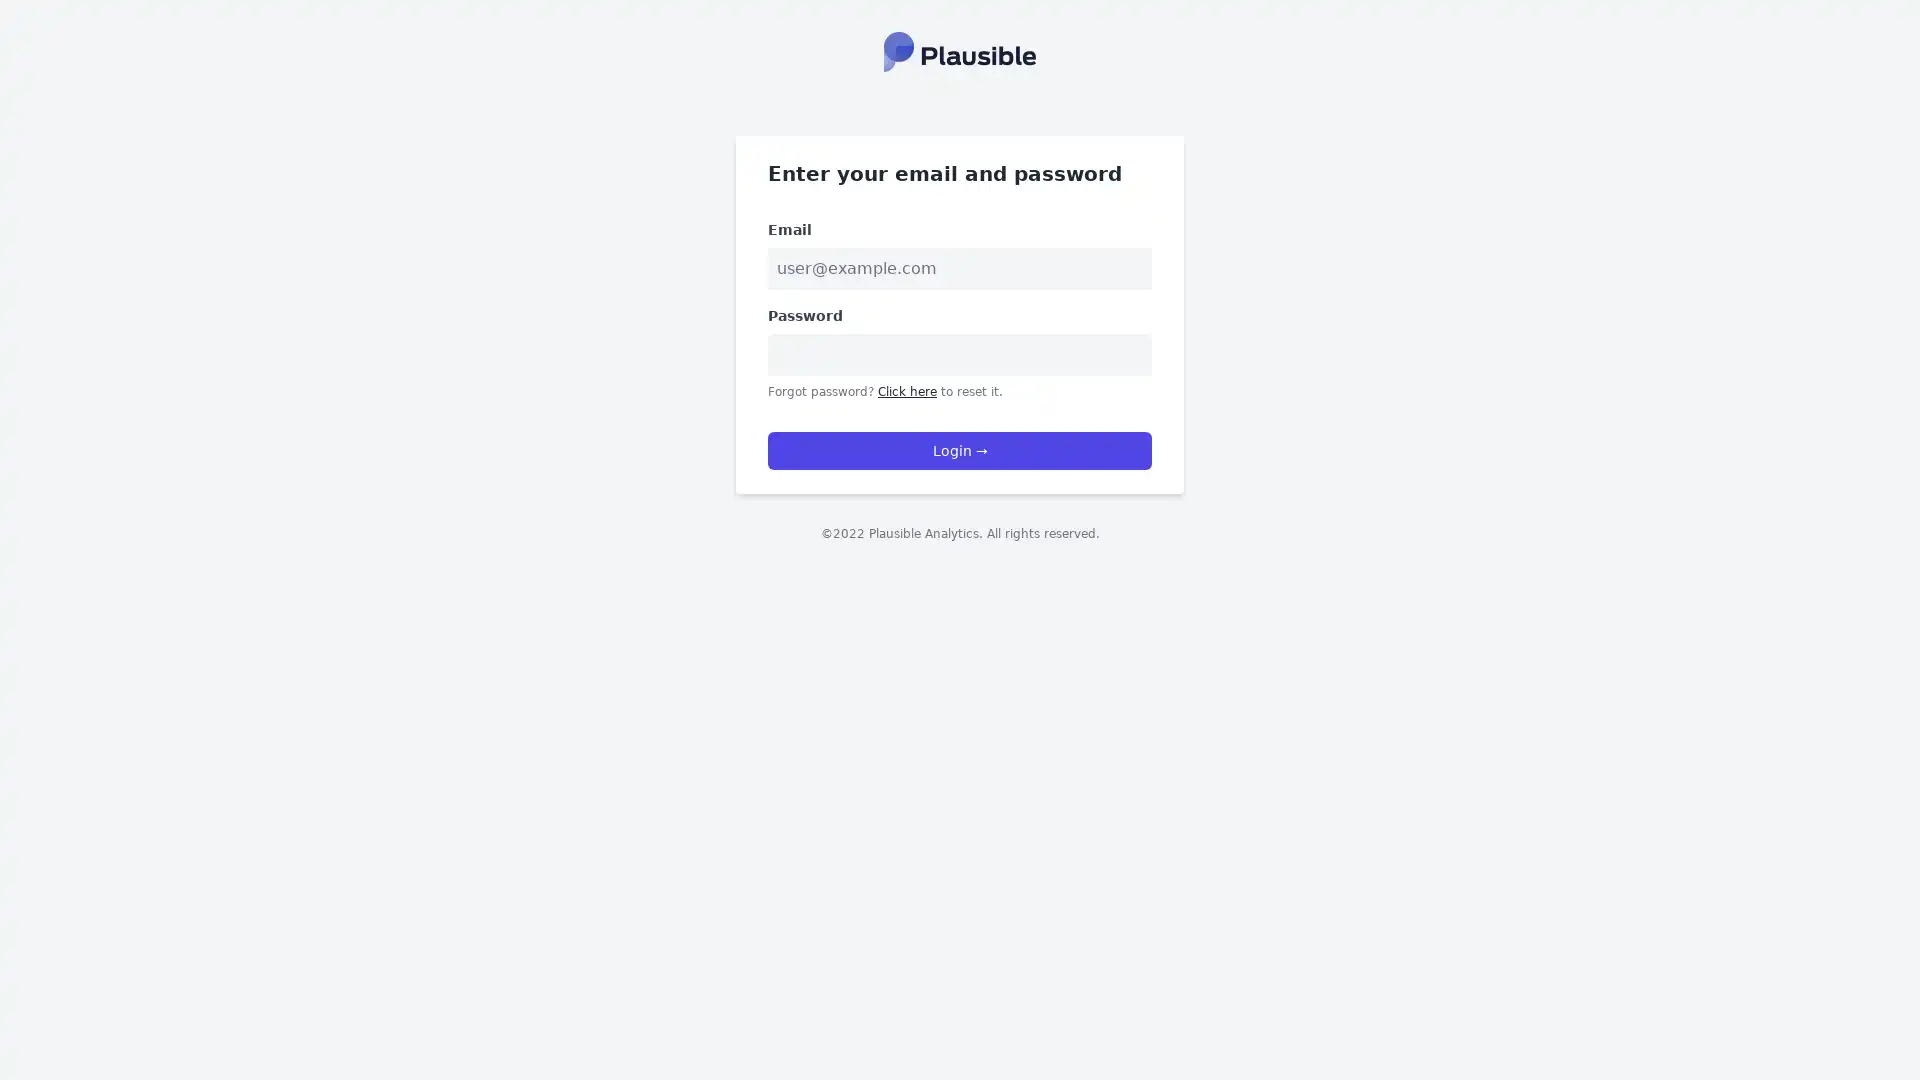 The height and width of the screenshot is (1080, 1920). What do you see at coordinates (960, 451) in the screenshot?
I see `Login` at bounding box center [960, 451].